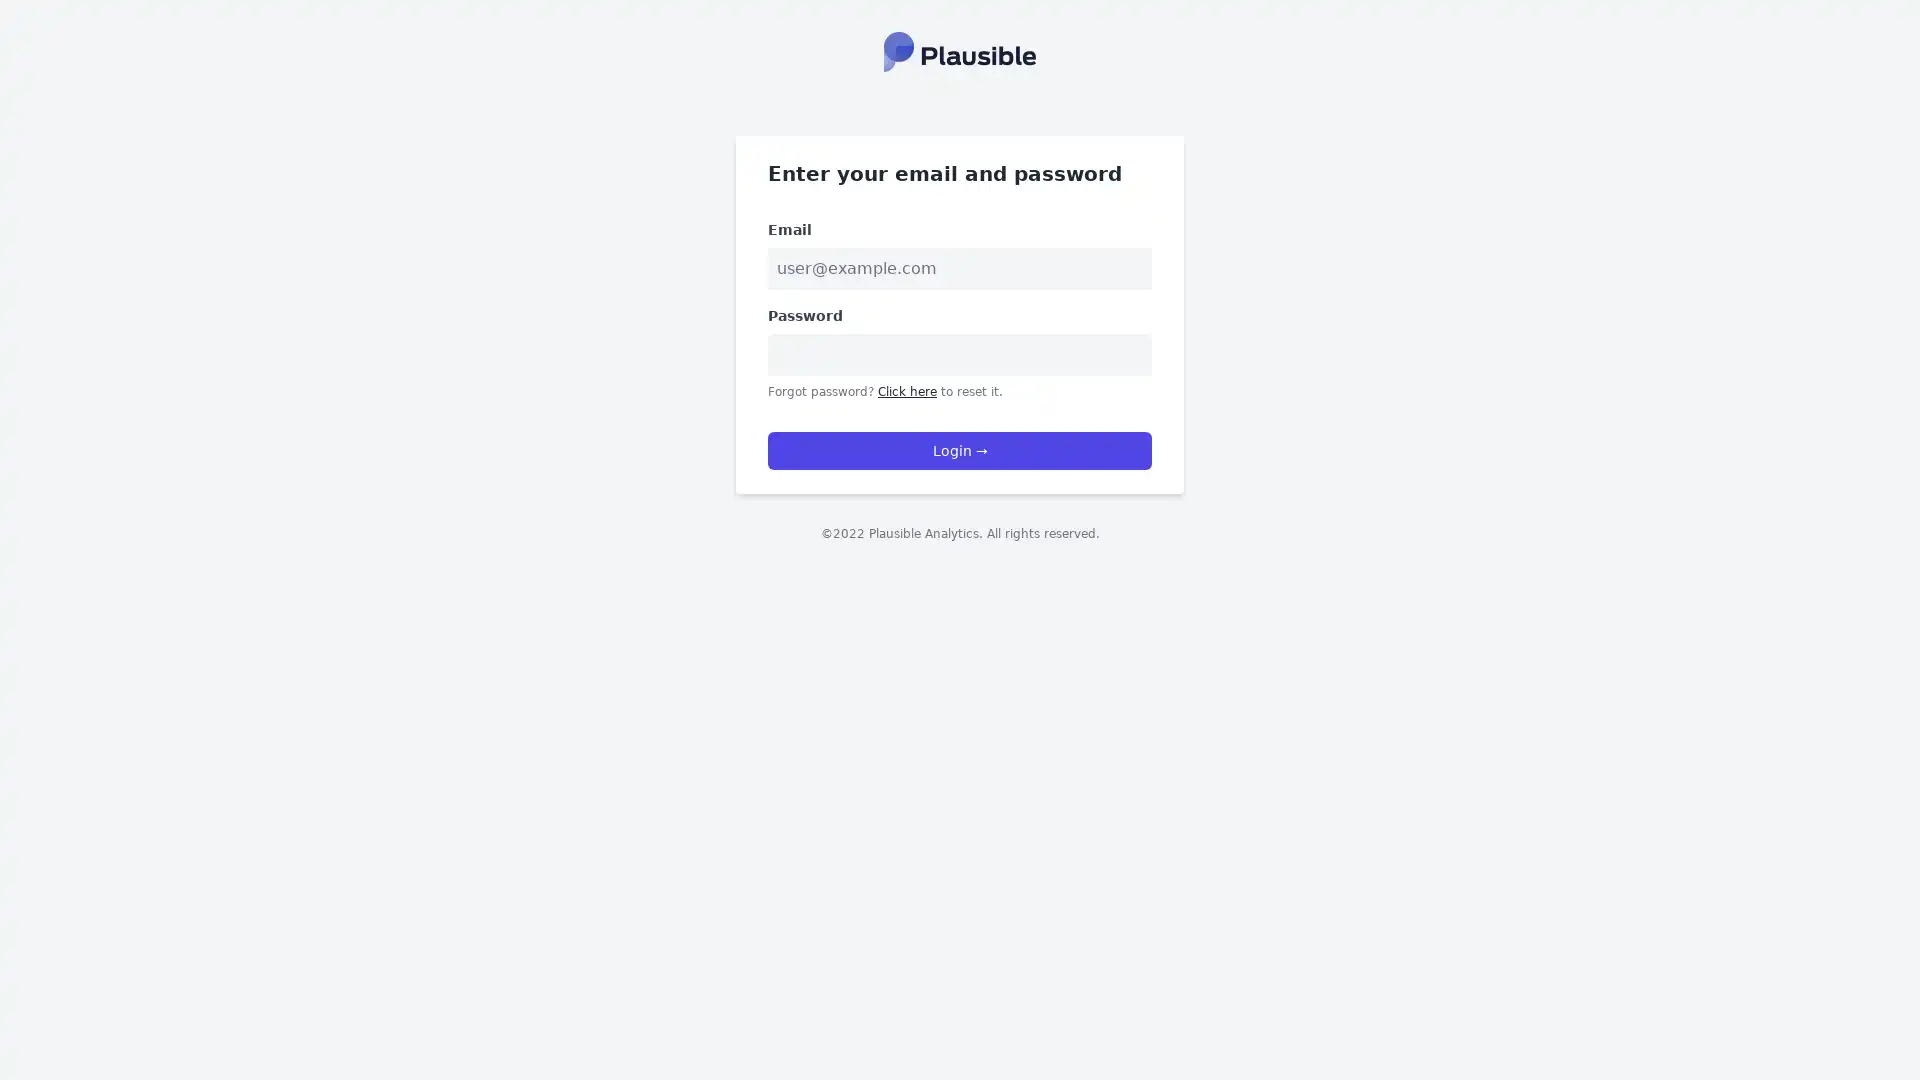 The height and width of the screenshot is (1080, 1920). What do you see at coordinates (960, 451) in the screenshot?
I see `Login` at bounding box center [960, 451].